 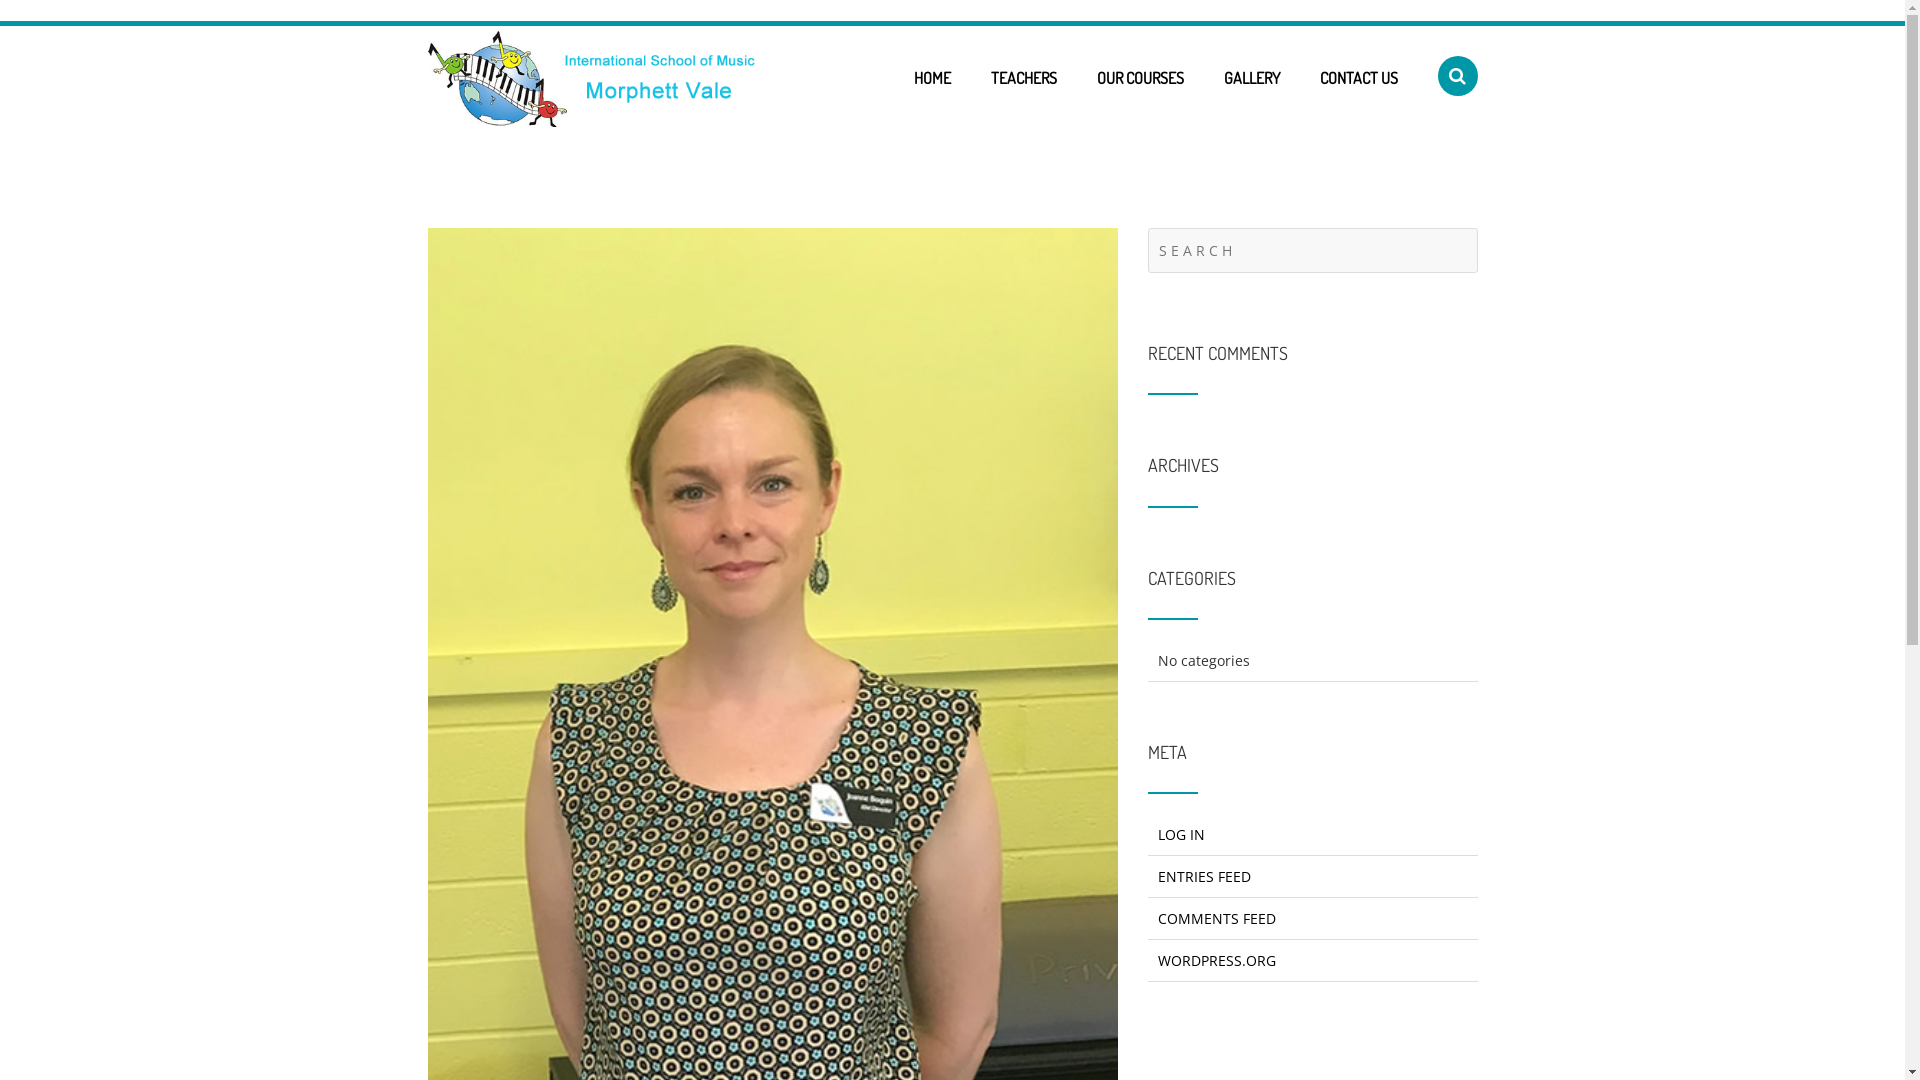 What do you see at coordinates (1358, 76) in the screenshot?
I see `'CONTACT US'` at bounding box center [1358, 76].